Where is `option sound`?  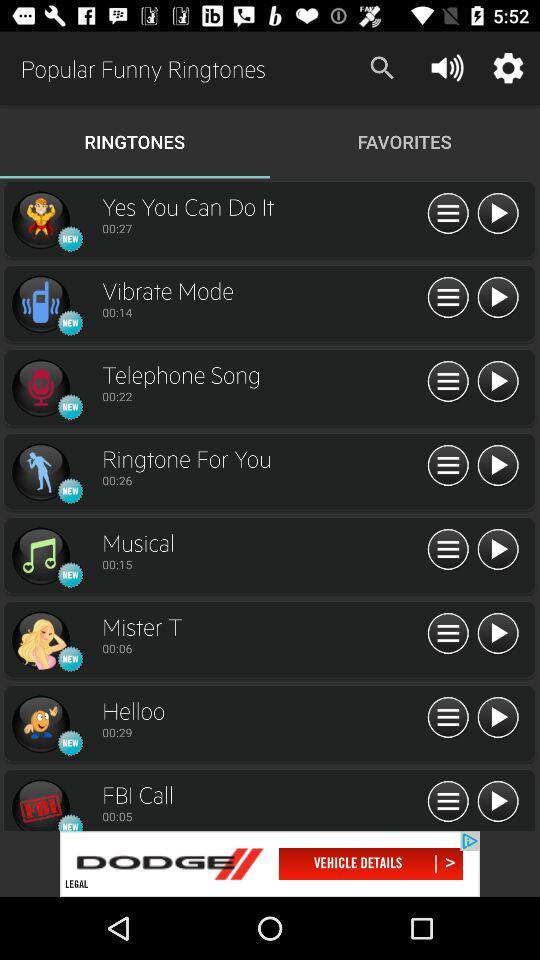 option sound is located at coordinates (448, 802).